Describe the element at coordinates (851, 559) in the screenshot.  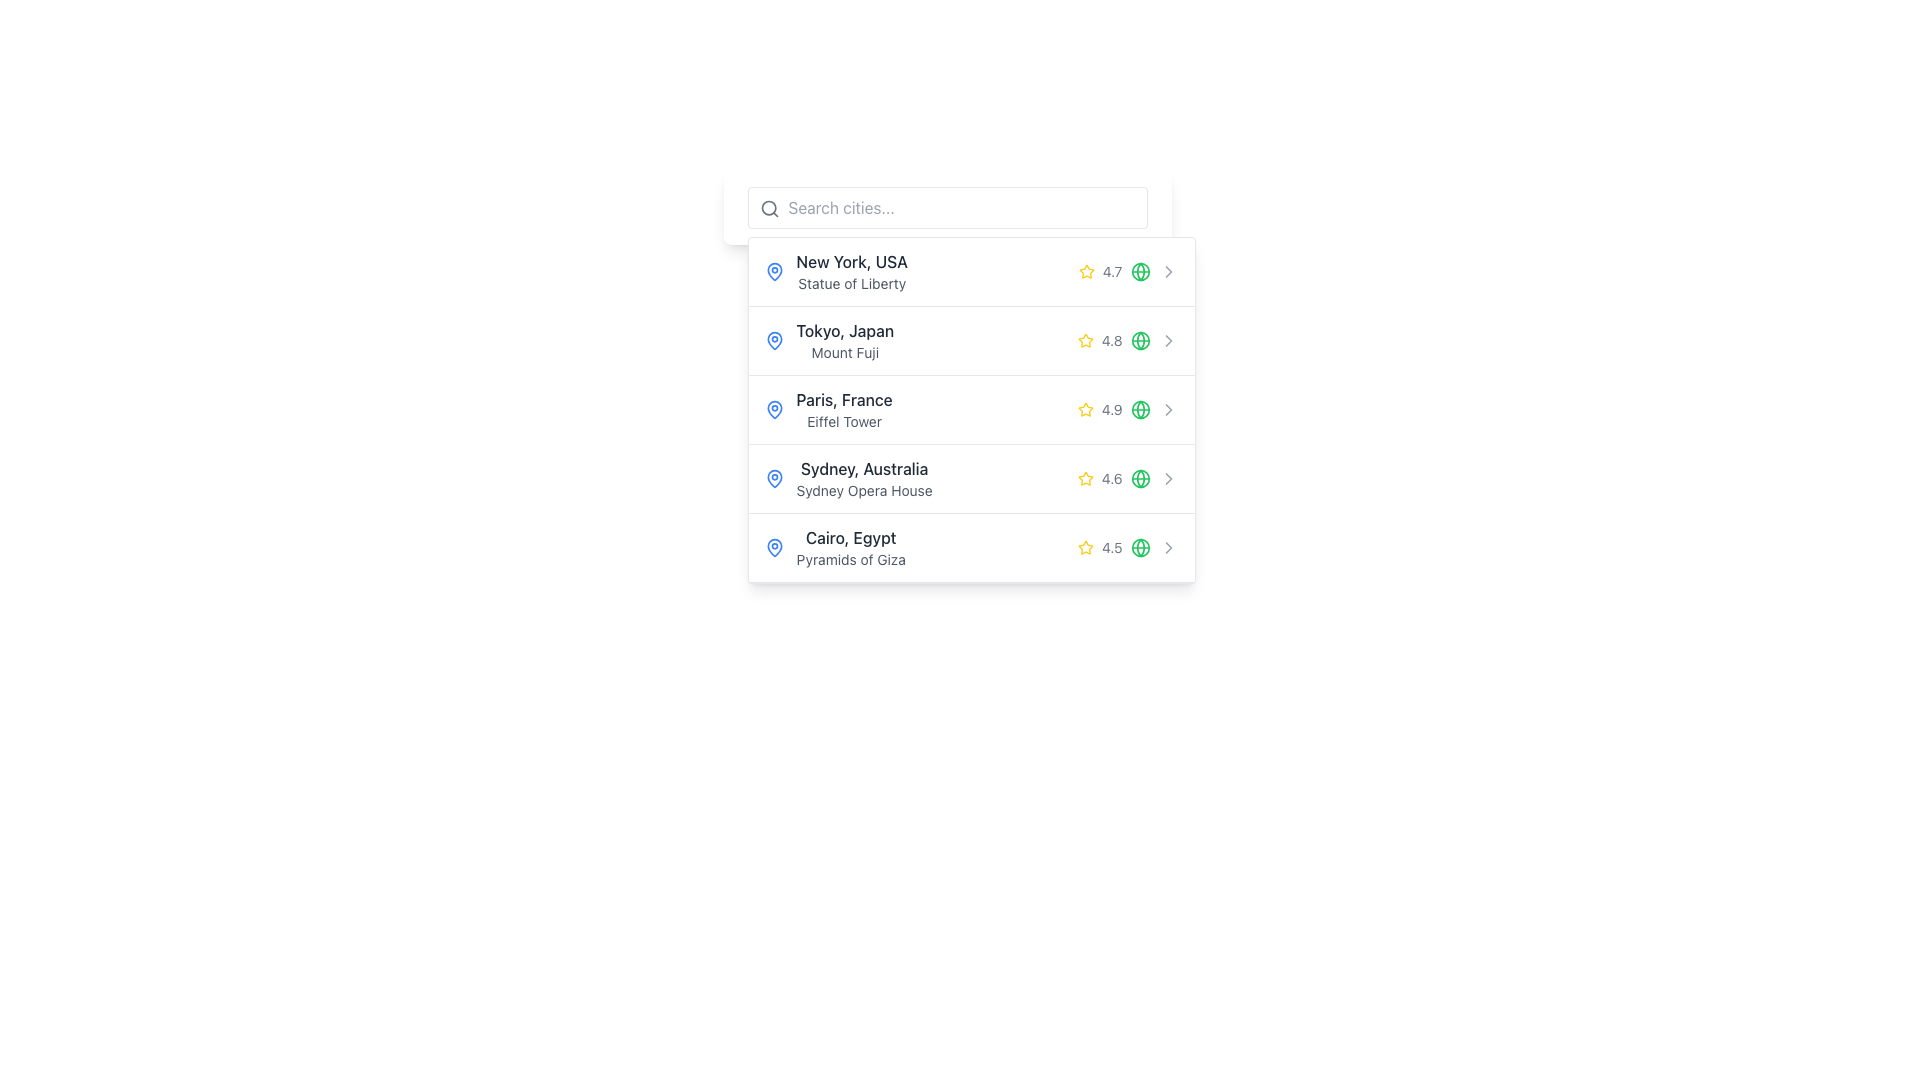
I see `the static text label providing additional details about 'Cairo, Egypt,' which is positioned directly below the entry for 'Cairo, Egypt.'` at that location.